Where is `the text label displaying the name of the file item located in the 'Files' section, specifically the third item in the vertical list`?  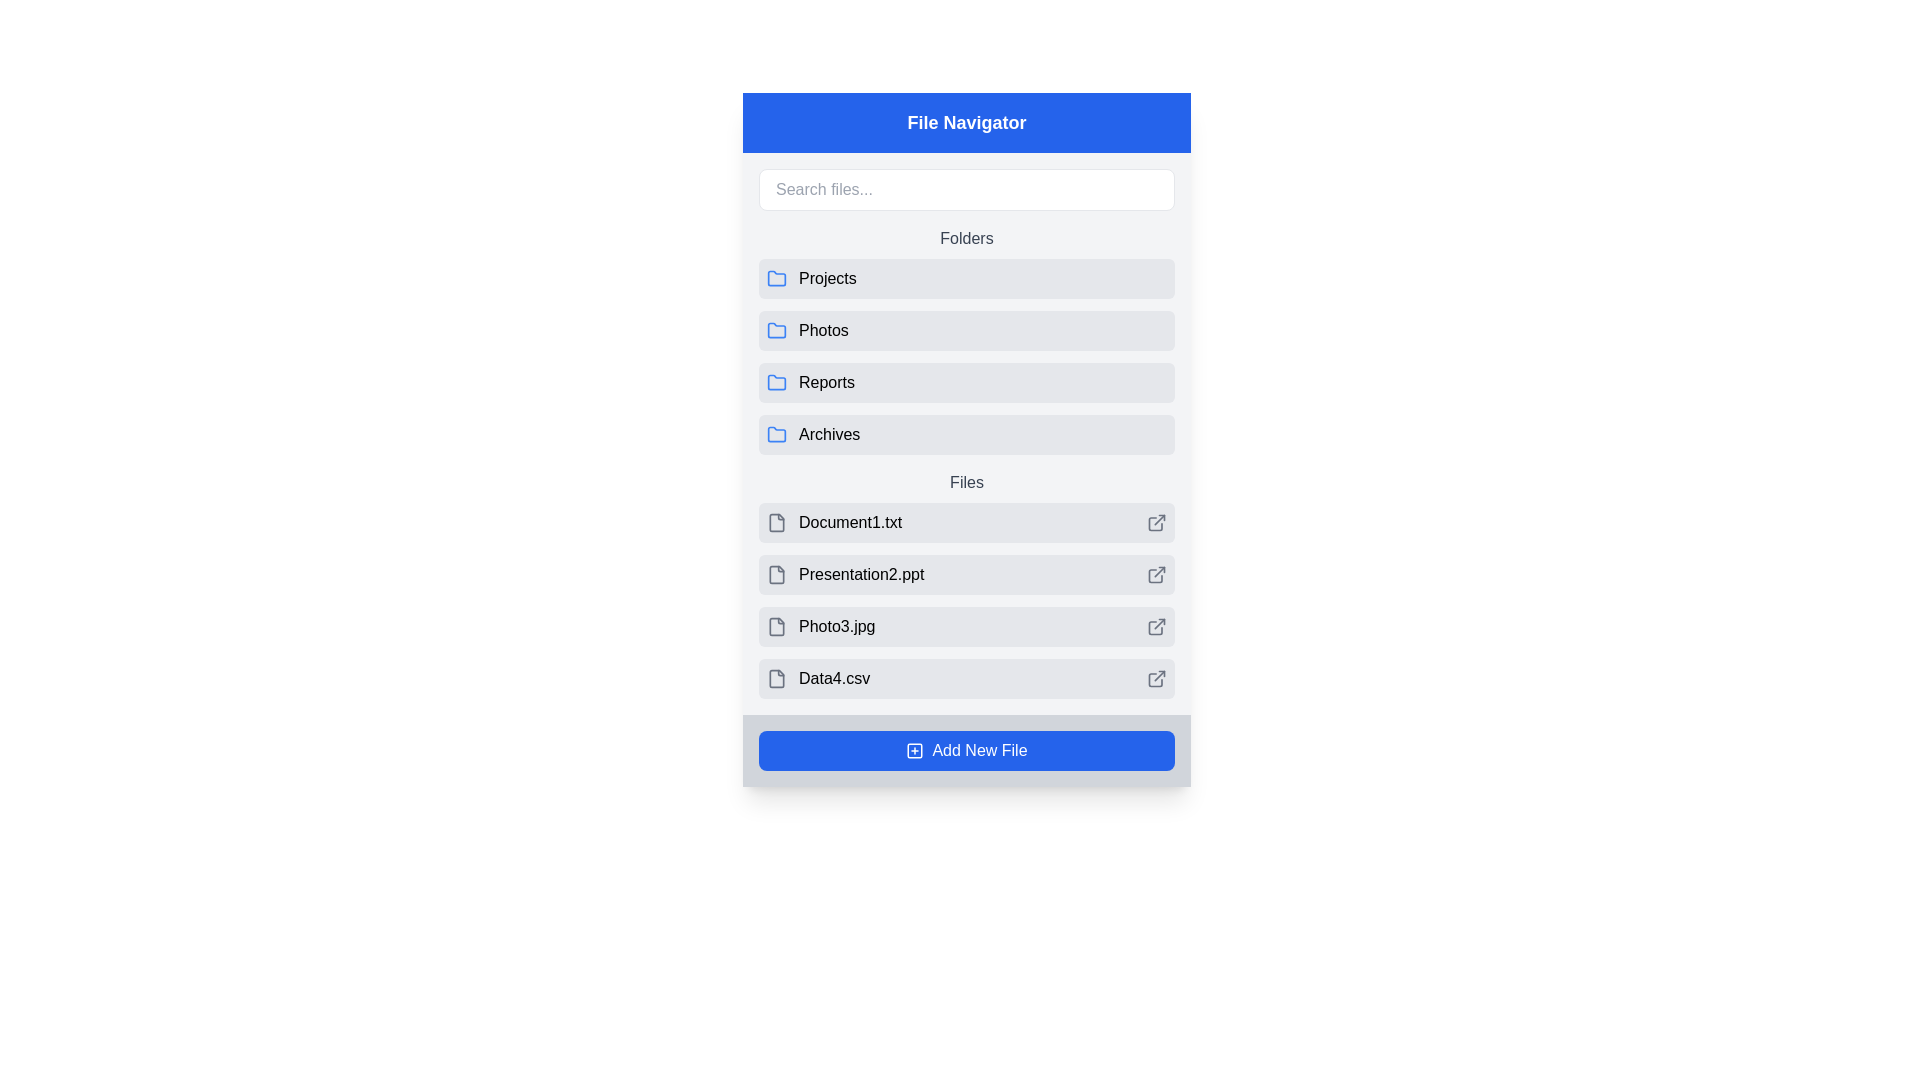 the text label displaying the name of the file item located in the 'Files' section, specifically the third item in the vertical list is located at coordinates (837, 626).